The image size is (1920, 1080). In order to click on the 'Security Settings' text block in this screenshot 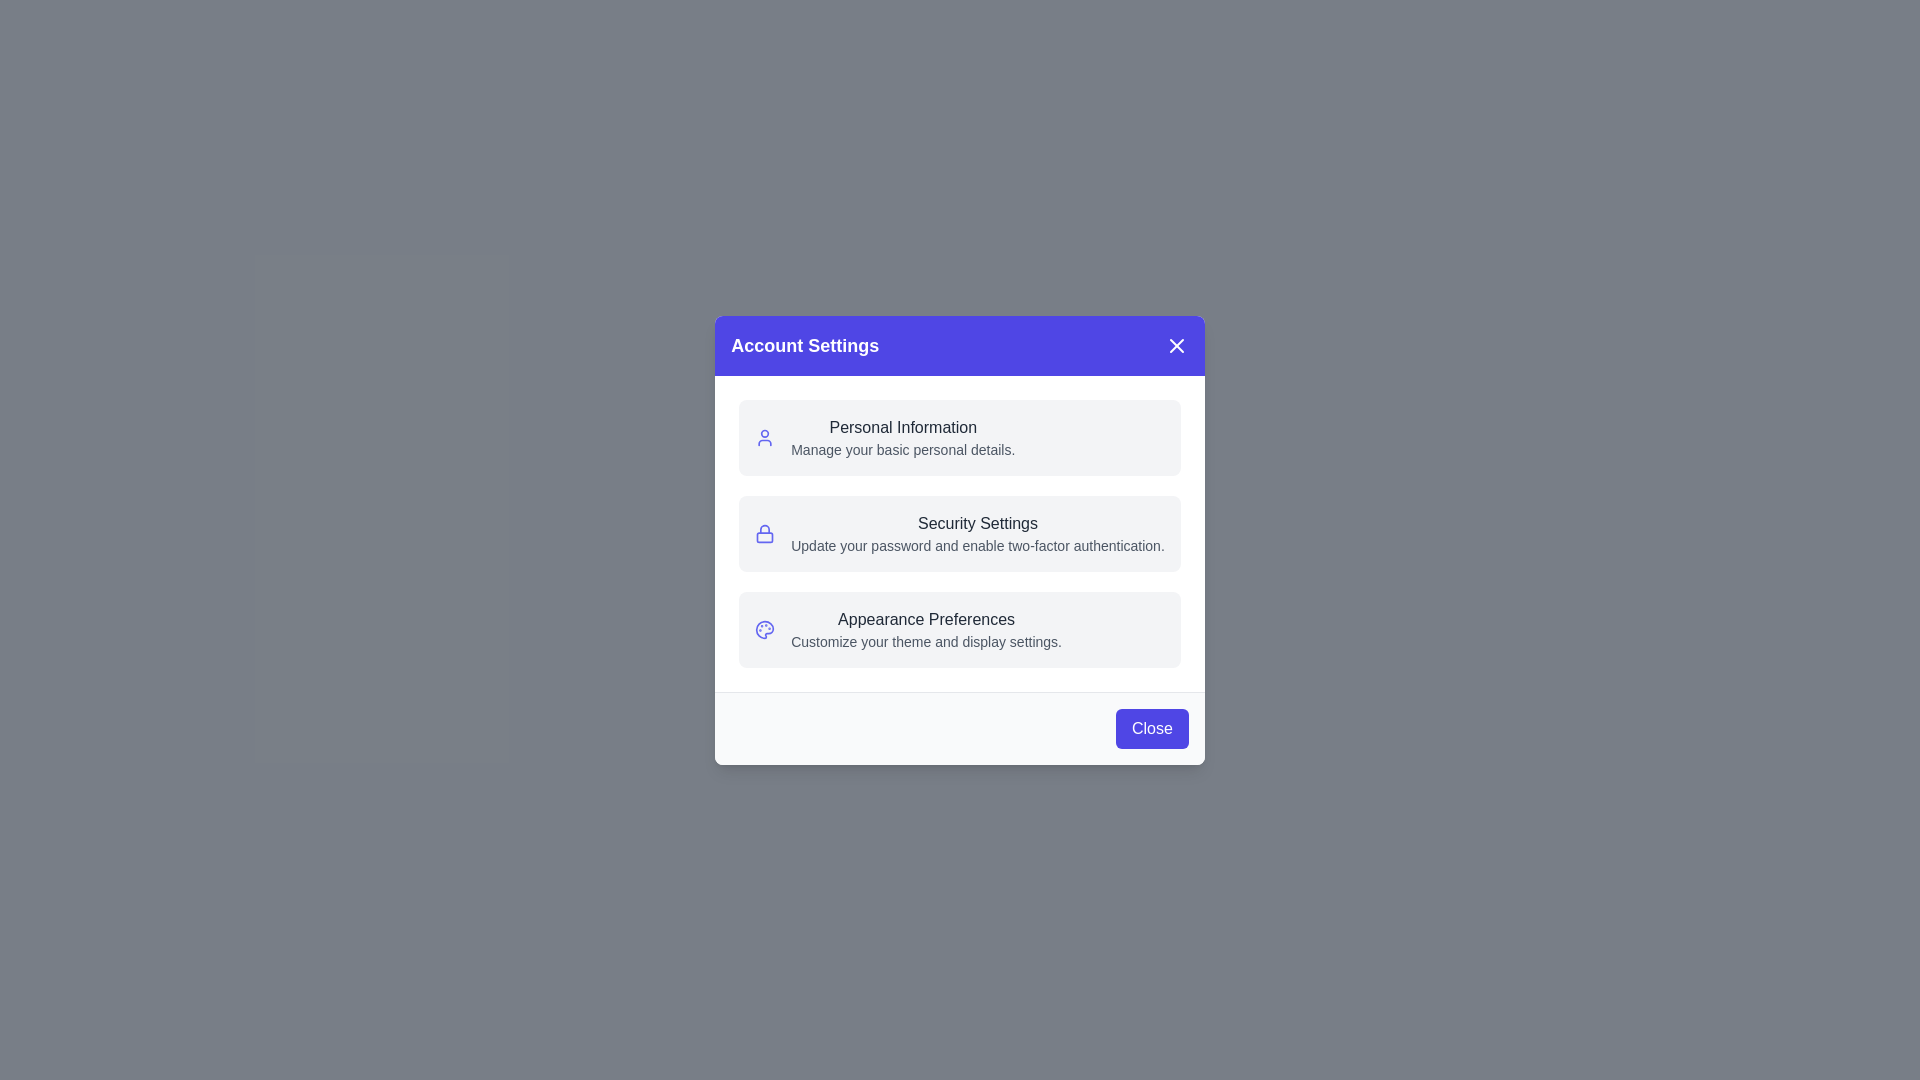, I will do `click(978, 532)`.